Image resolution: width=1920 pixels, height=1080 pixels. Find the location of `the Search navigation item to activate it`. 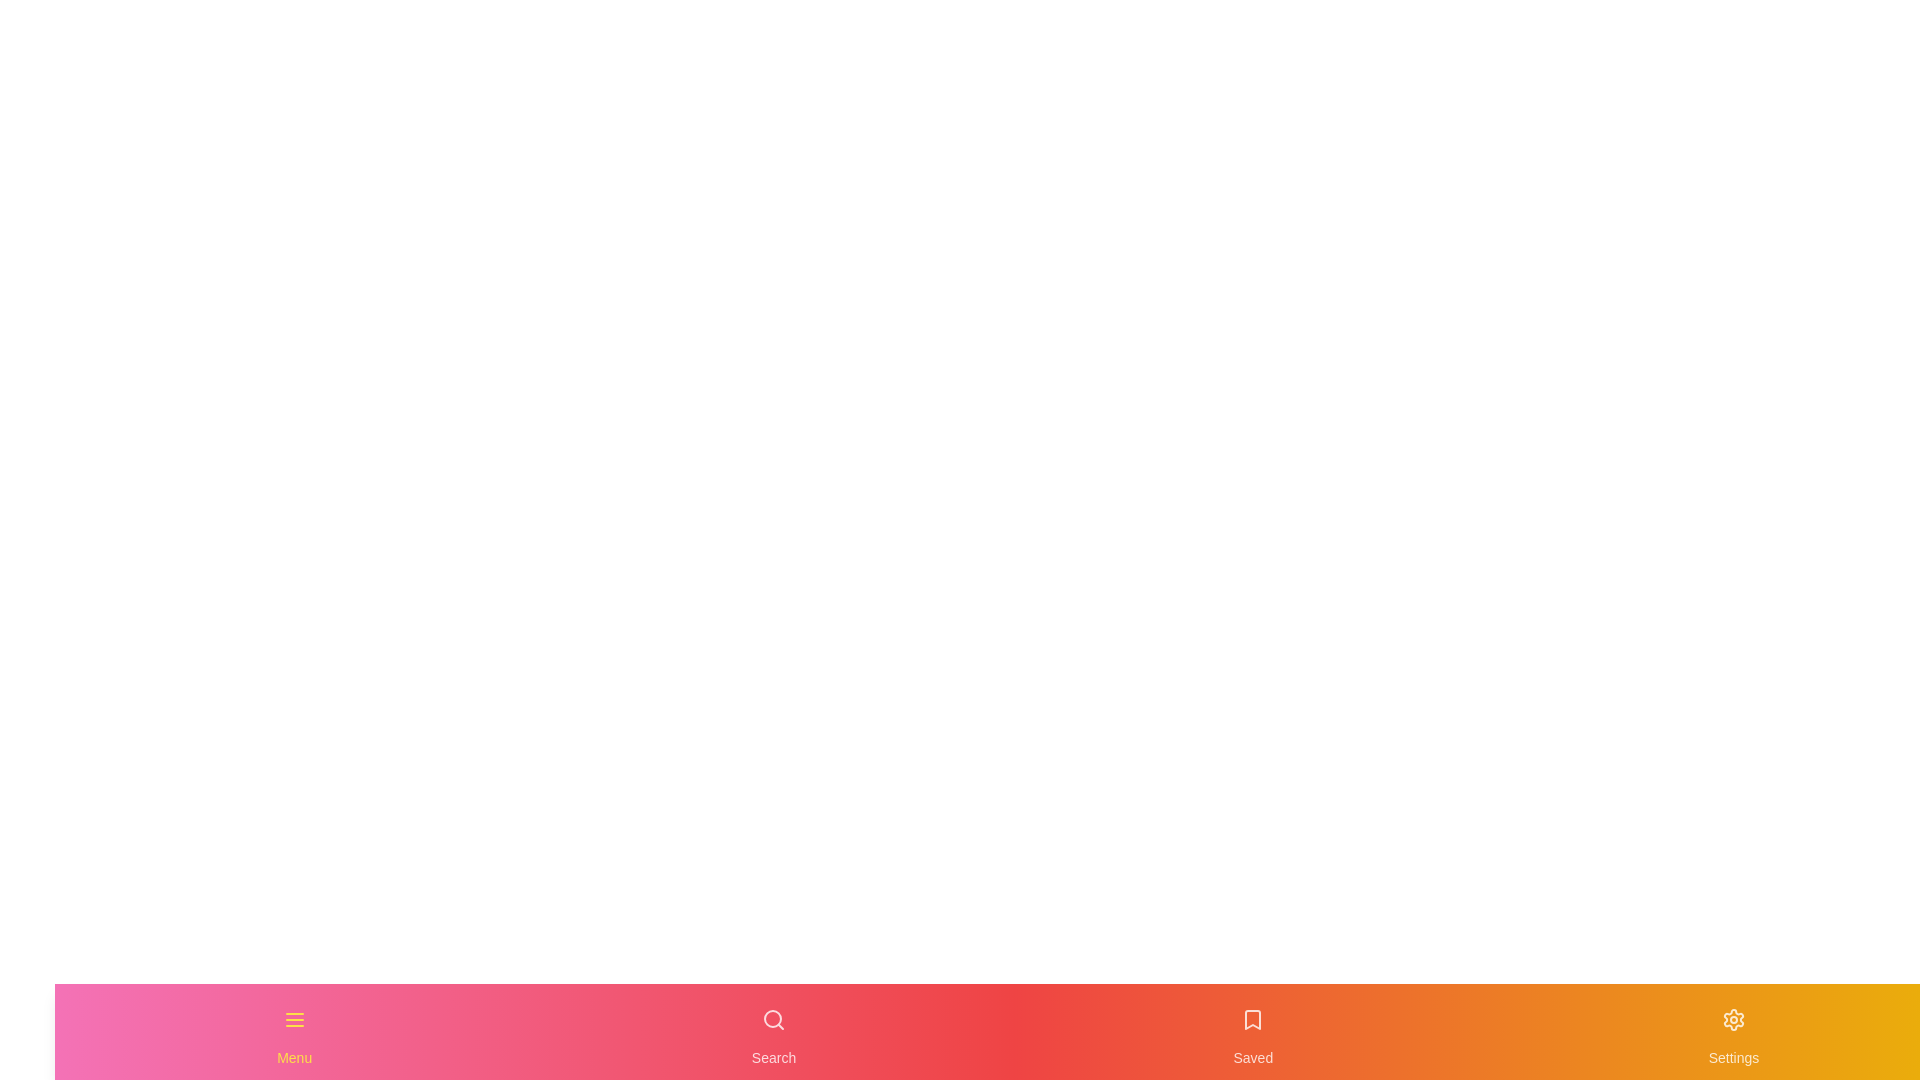

the Search navigation item to activate it is located at coordinates (772, 1032).